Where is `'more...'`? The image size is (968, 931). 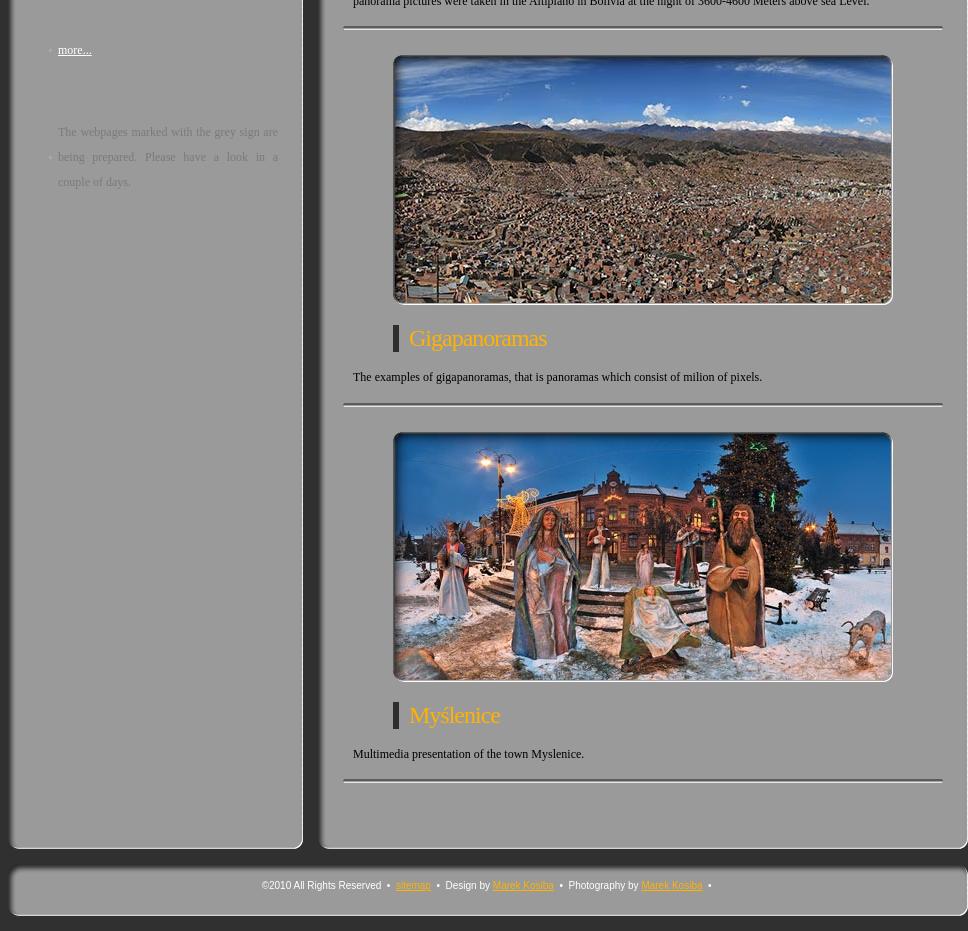 'more...' is located at coordinates (73, 47).